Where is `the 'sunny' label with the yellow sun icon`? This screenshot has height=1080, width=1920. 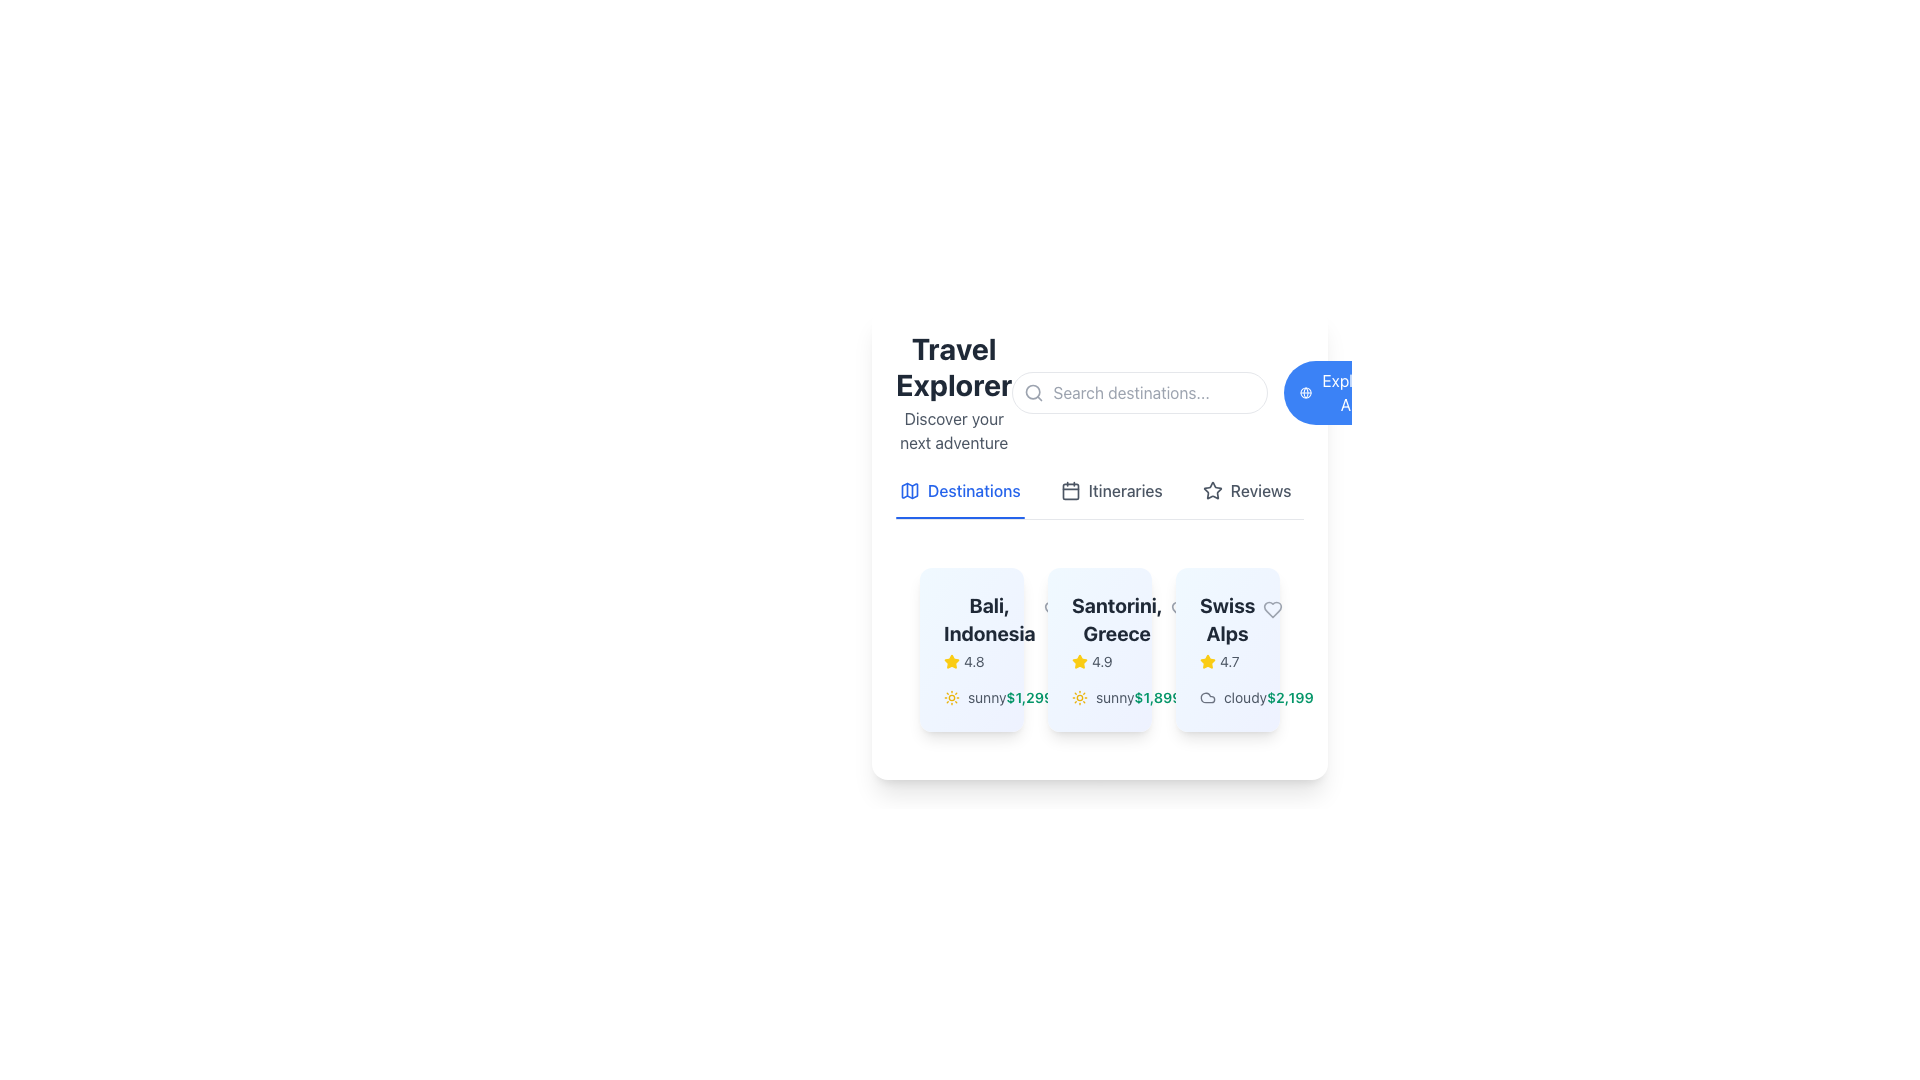 the 'sunny' label with the yellow sun icon is located at coordinates (974, 697).